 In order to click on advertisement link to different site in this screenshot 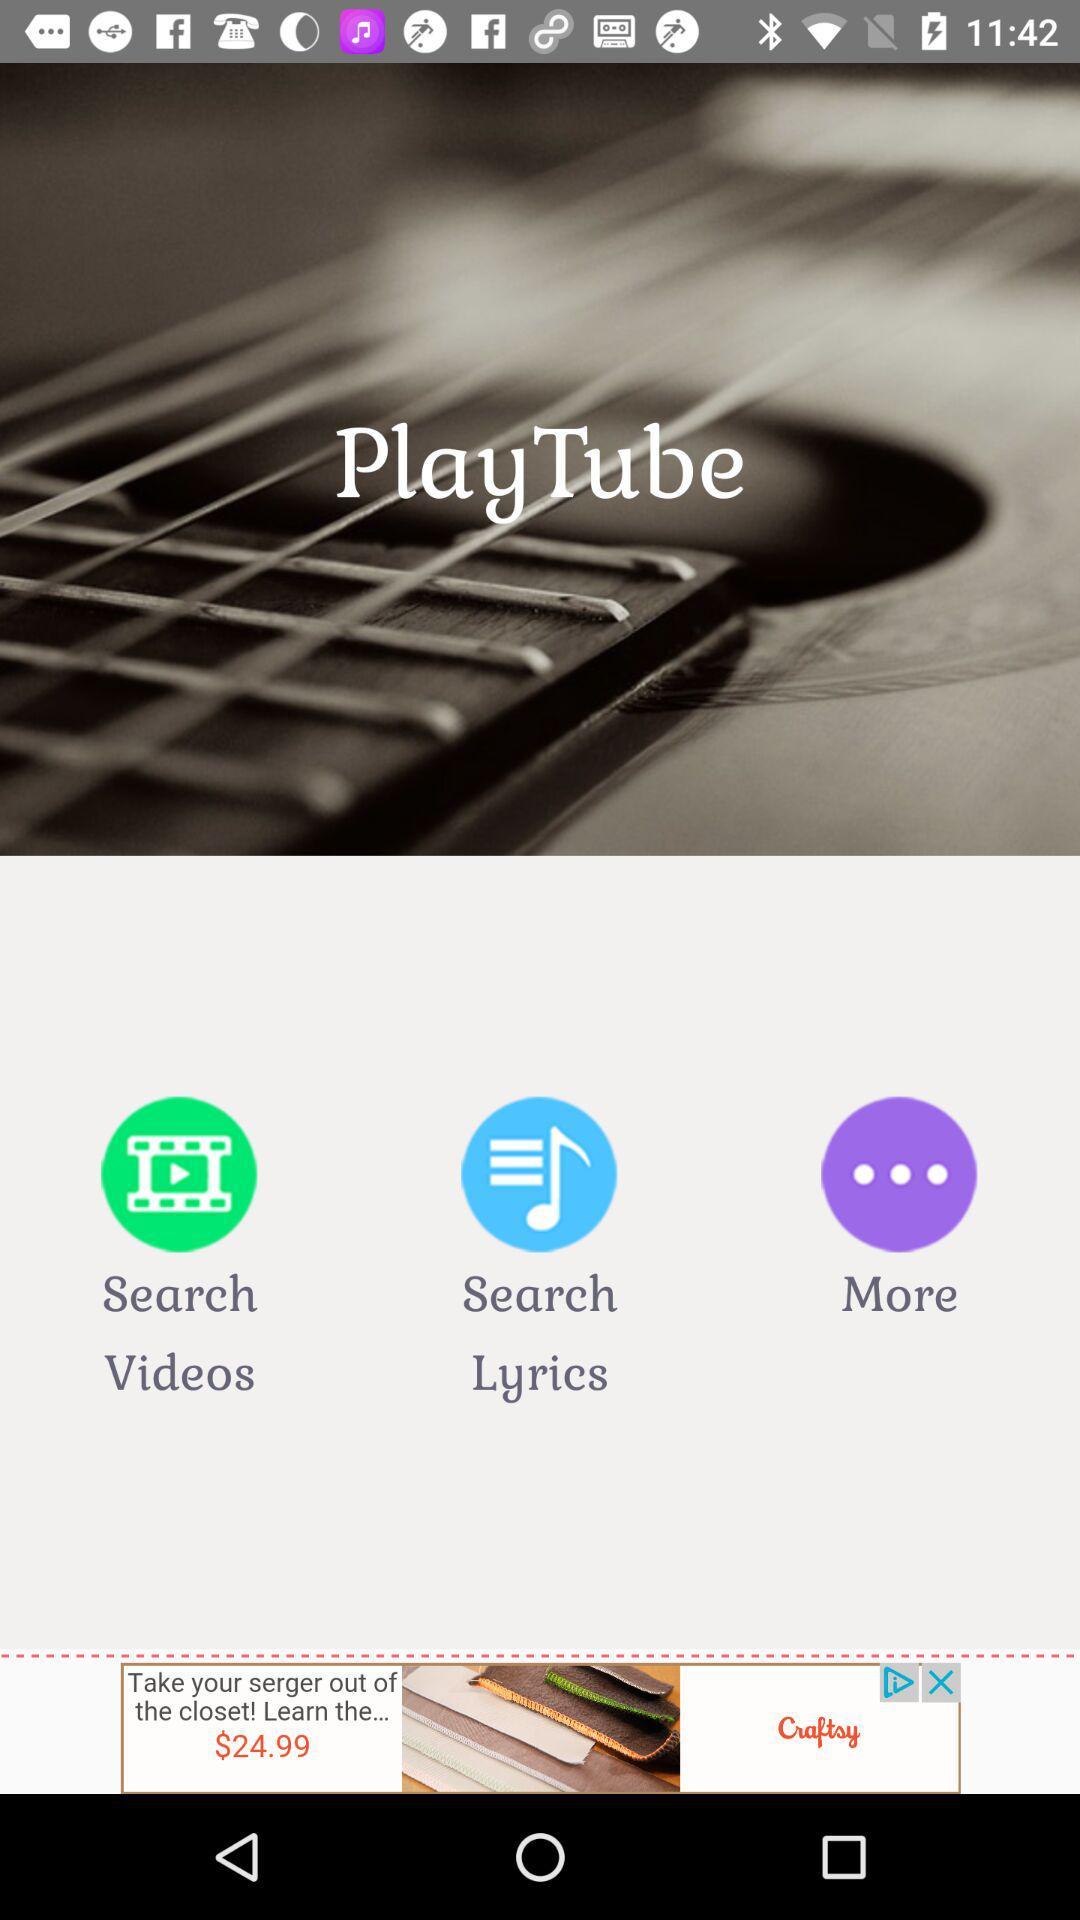, I will do `click(540, 1727)`.